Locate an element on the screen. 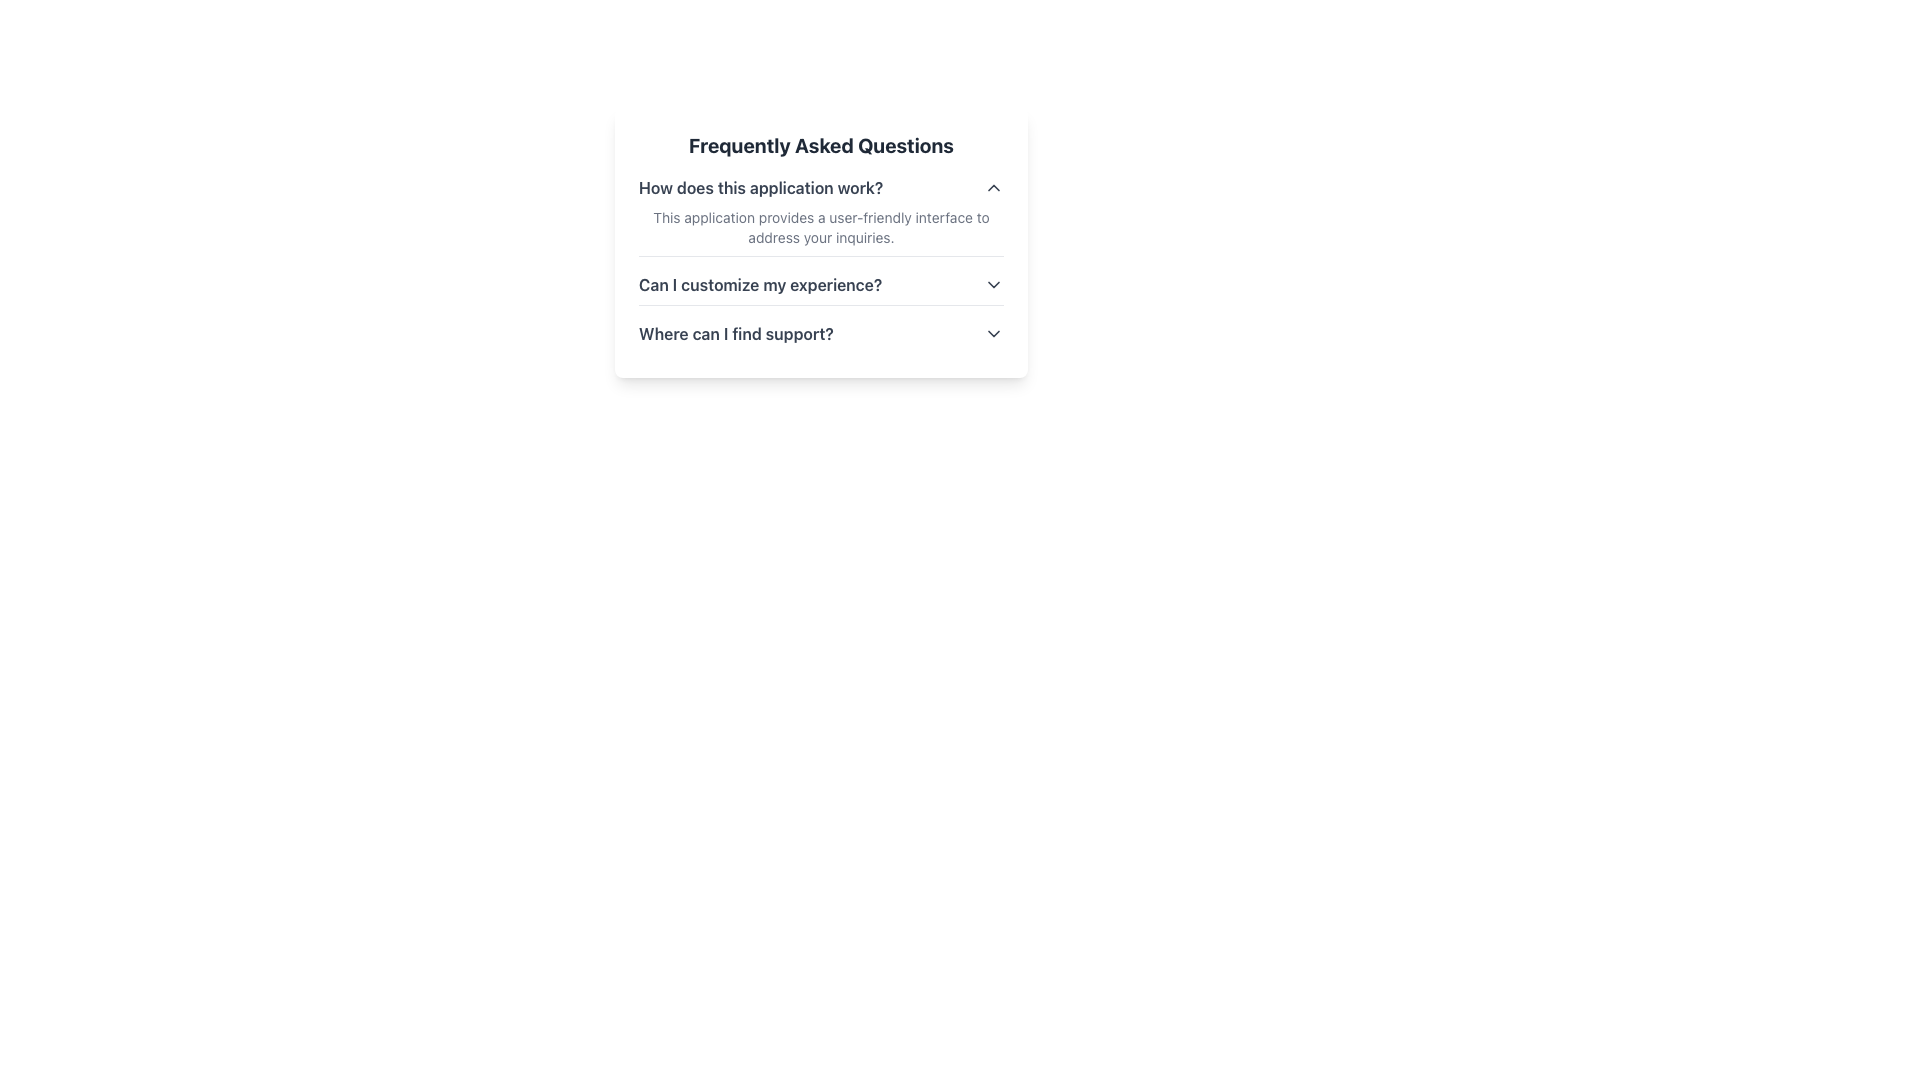  the descriptive text element located directly below the heading 'How does this application work?' in the FAQ section is located at coordinates (821, 226).